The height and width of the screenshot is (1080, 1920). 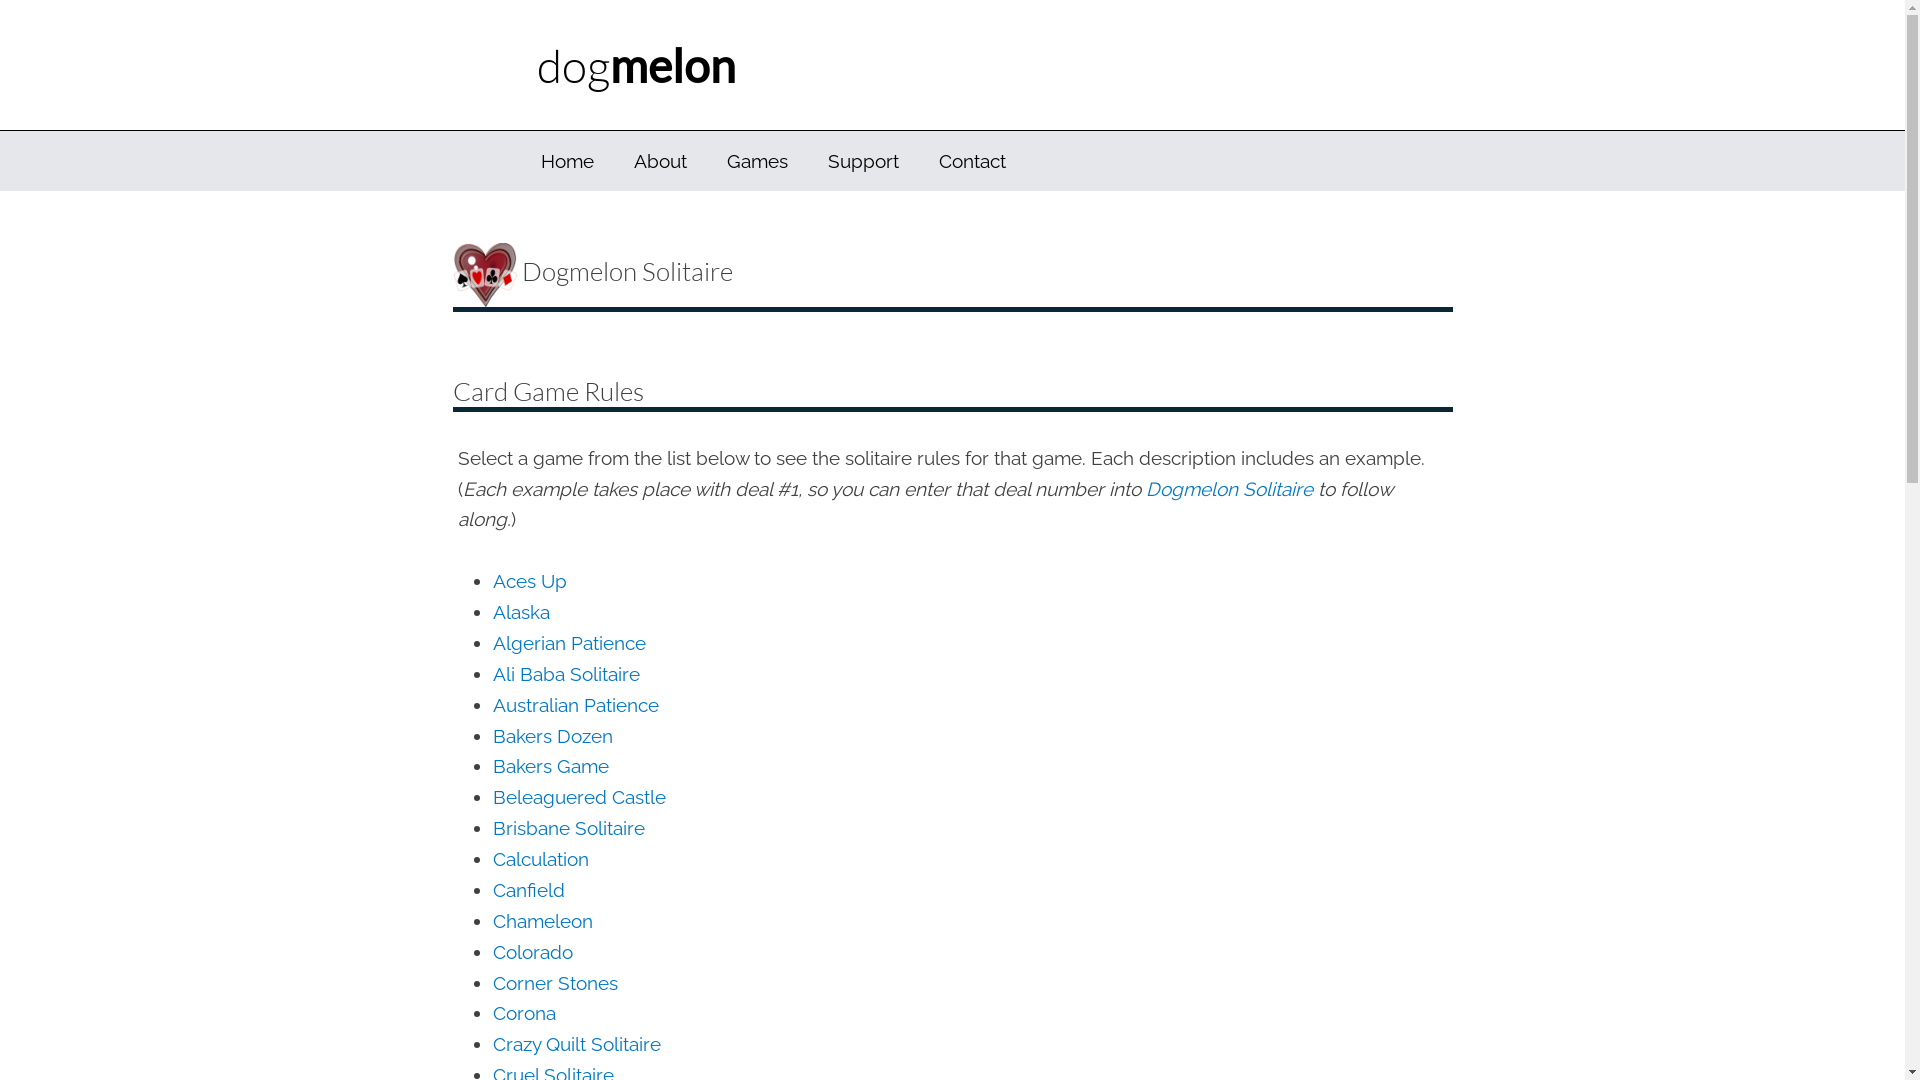 I want to click on 'Beleaguered Castle', so click(x=491, y=796).